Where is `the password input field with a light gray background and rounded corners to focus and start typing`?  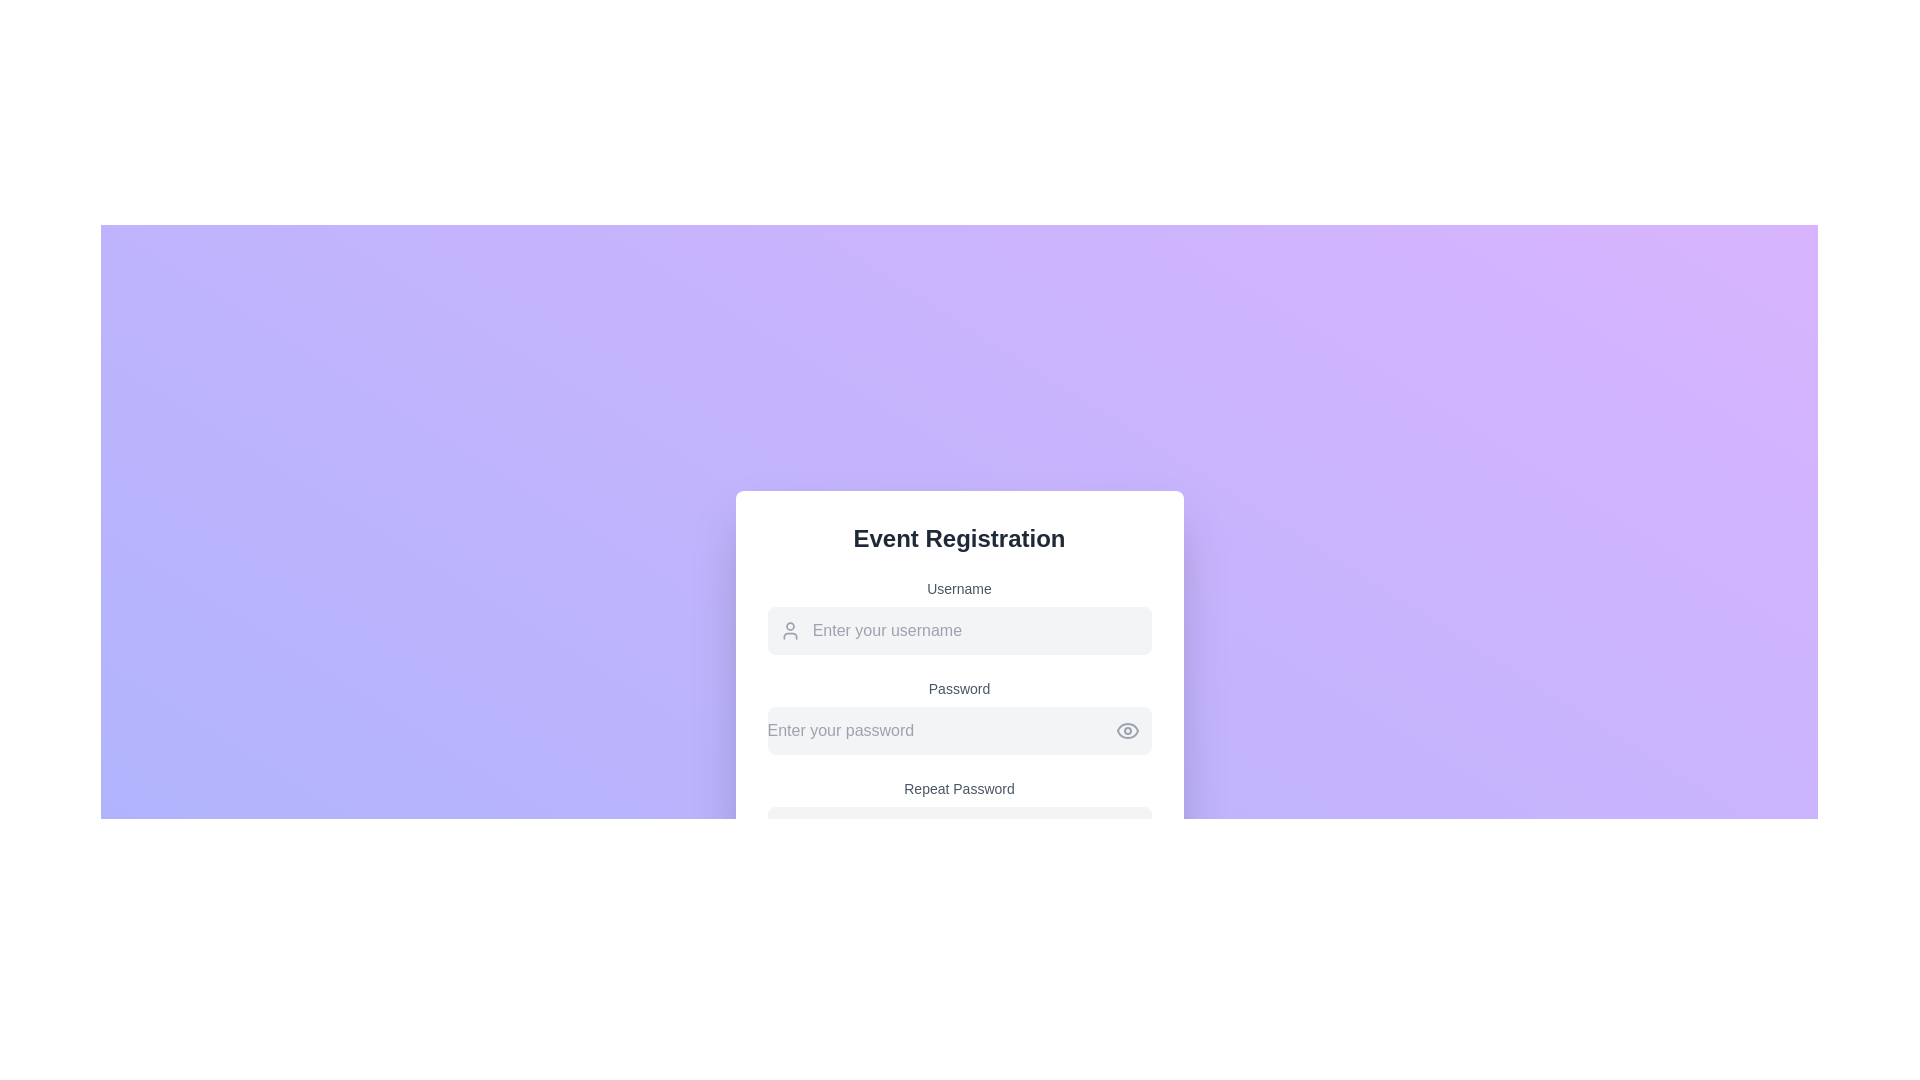
the password input field with a light gray background and rounded corners to focus and start typing is located at coordinates (958, 716).